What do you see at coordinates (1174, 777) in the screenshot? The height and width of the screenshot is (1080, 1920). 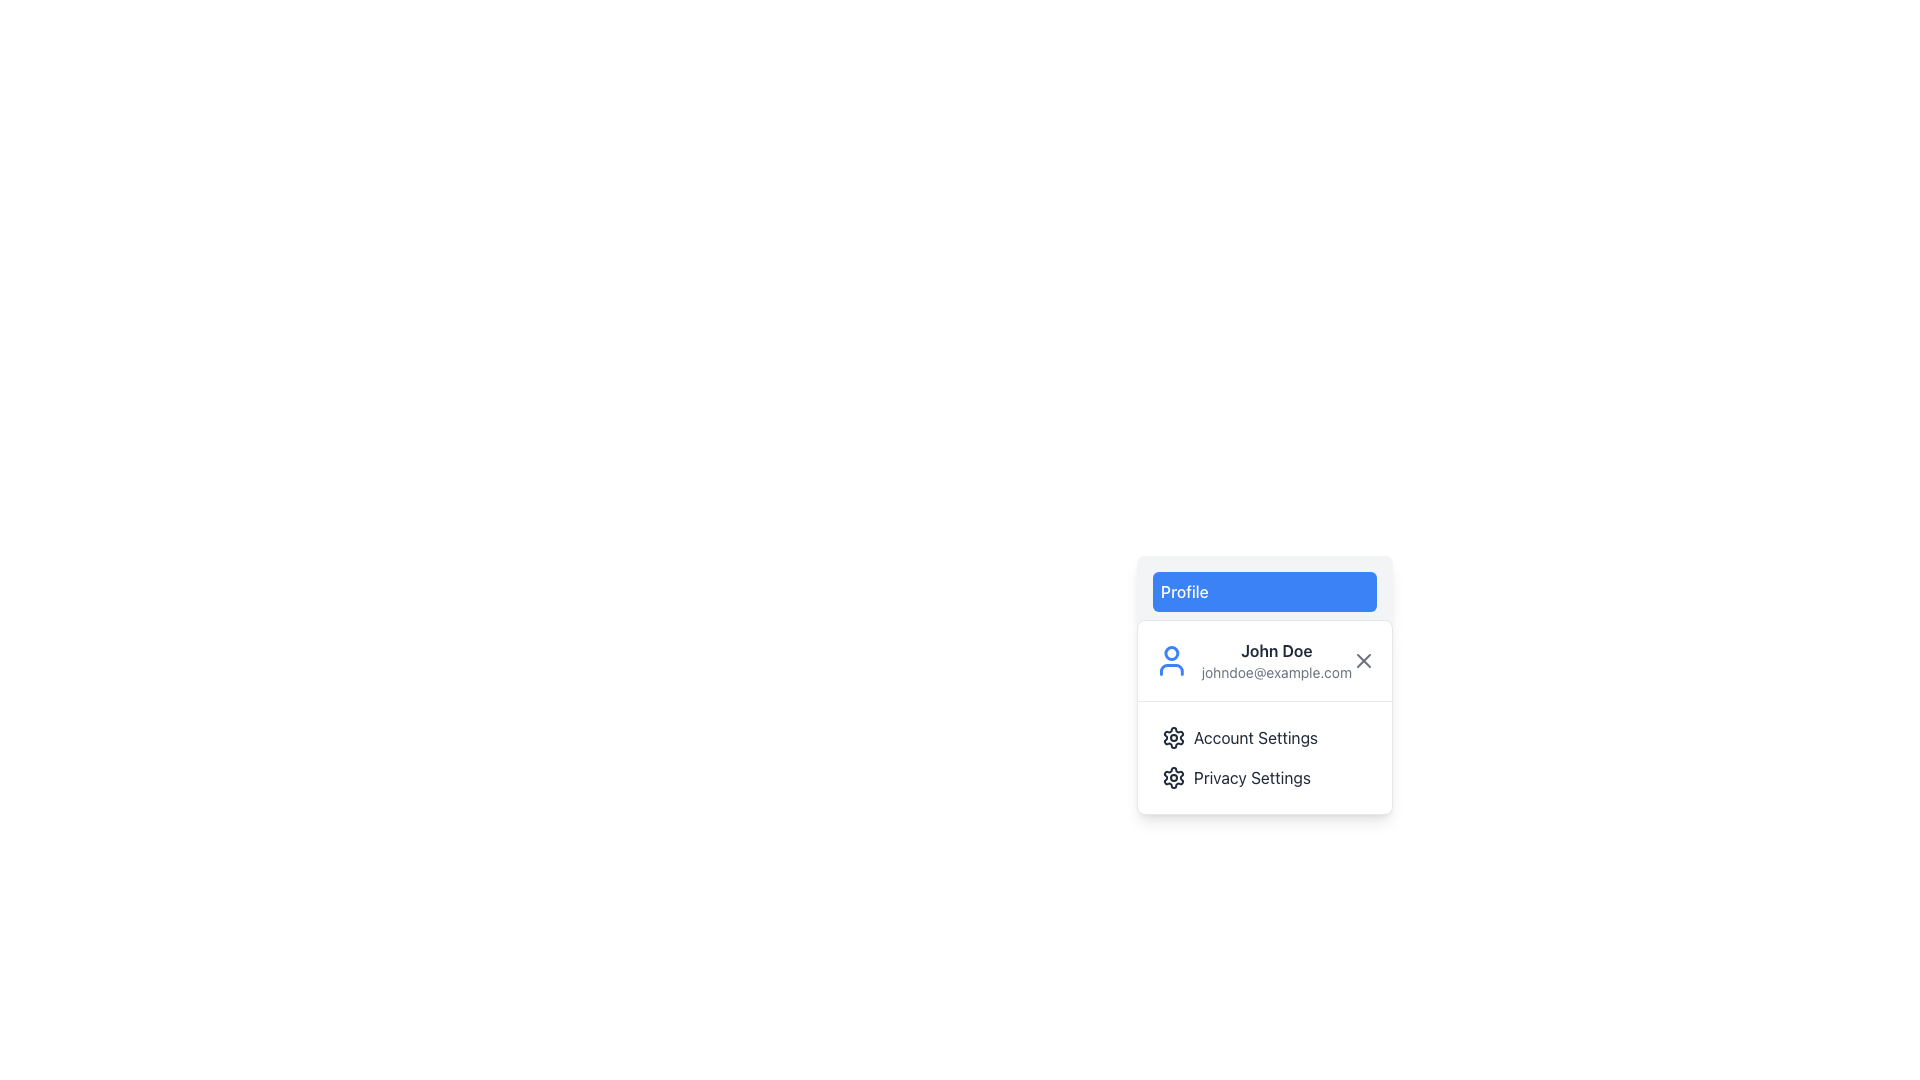 I see `the Privacy Settings Icon located in the dropdown menu, which visually represents the configurative nature of the Privacy Settings option` at bounding box center [1174, 777].